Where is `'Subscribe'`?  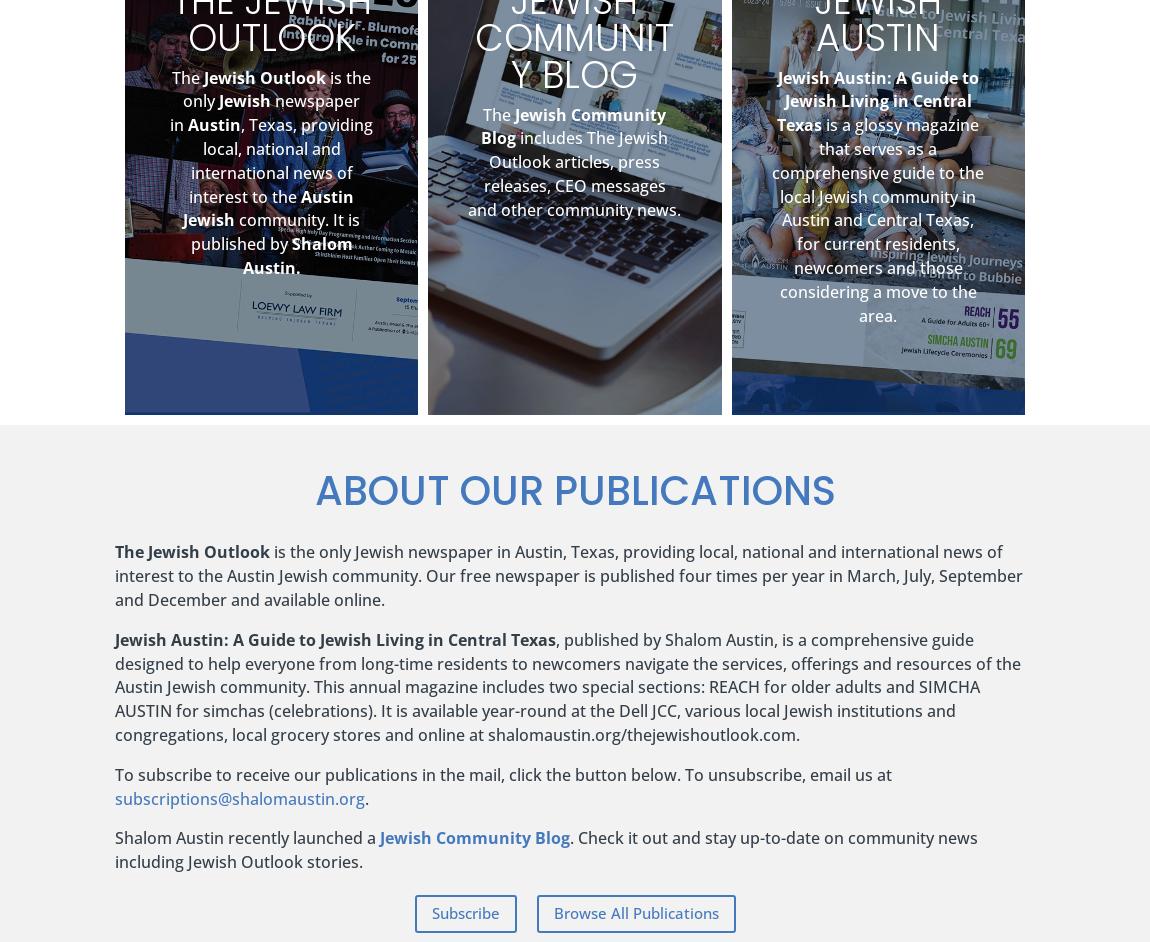 'Subscribe' is located at coordinates (464, 911).